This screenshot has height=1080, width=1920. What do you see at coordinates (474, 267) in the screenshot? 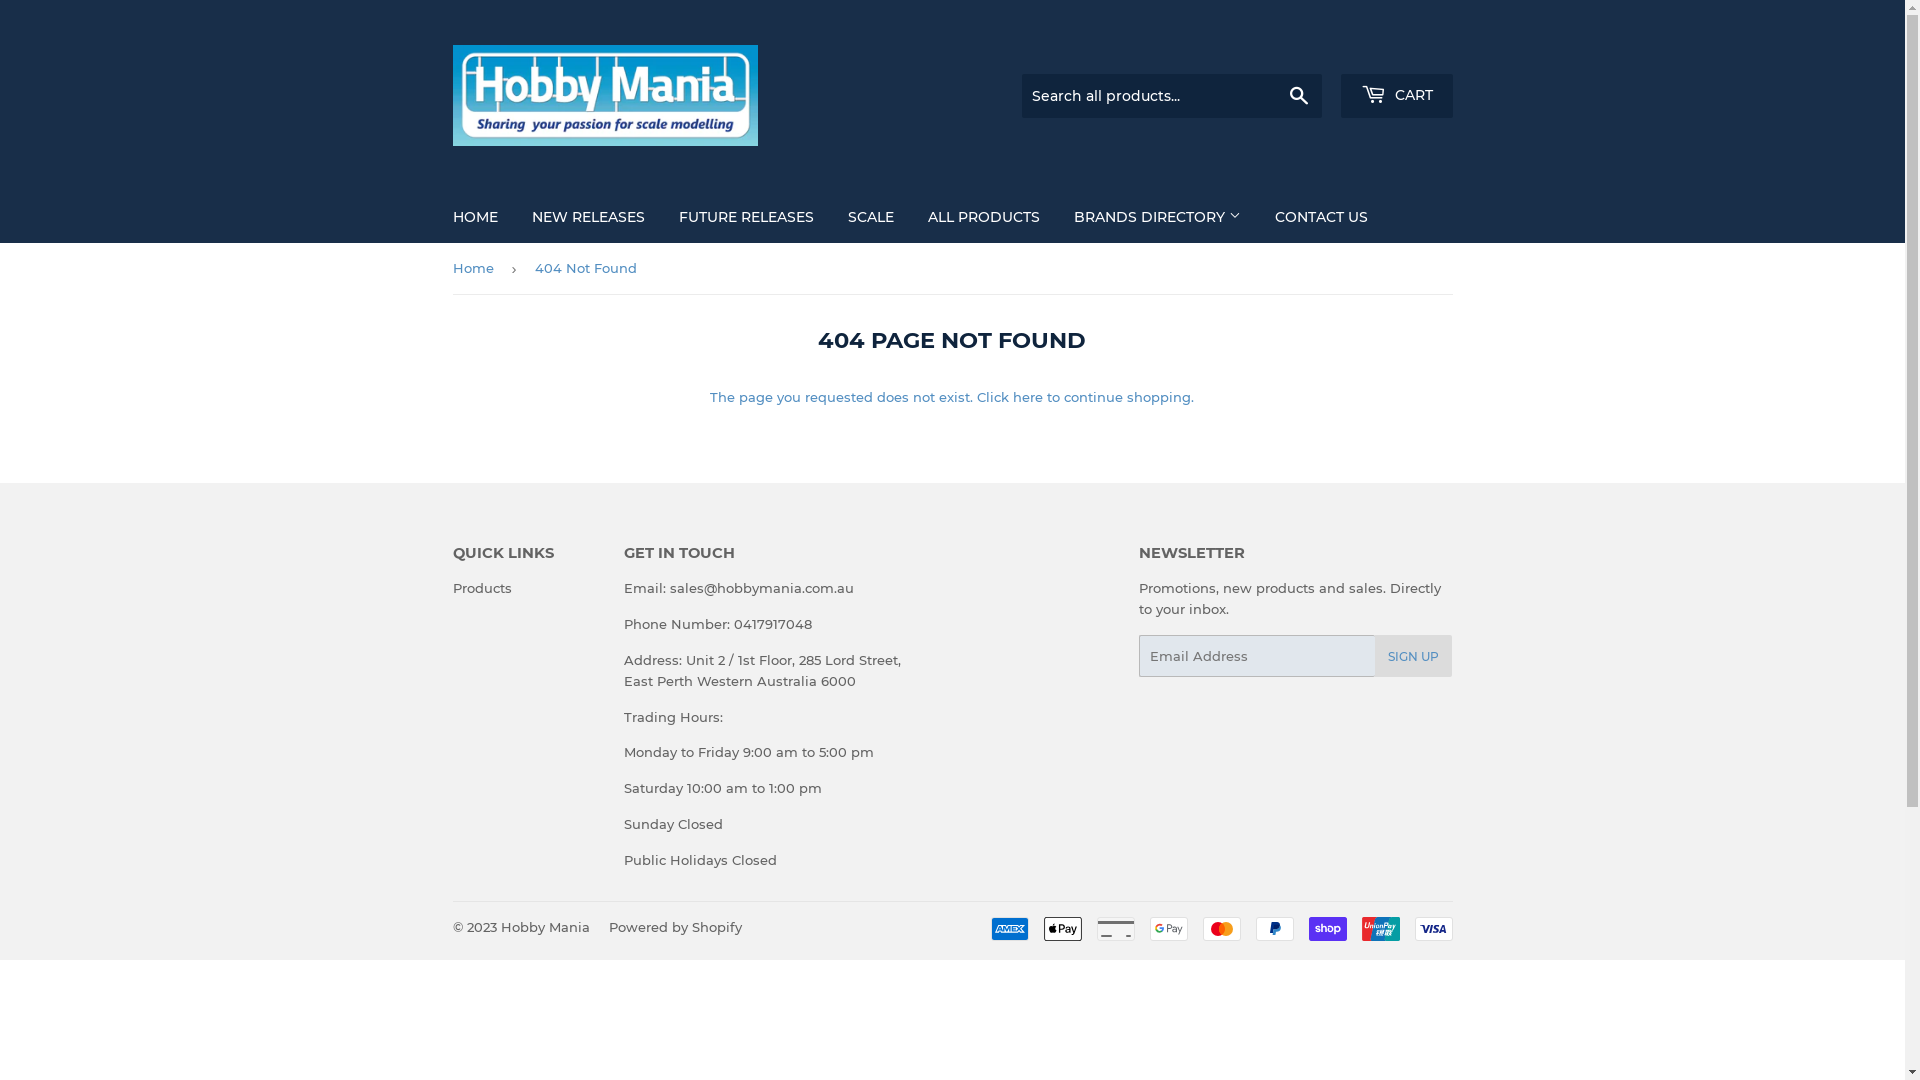
I see `'Home'` at bounding box center [474, 267].